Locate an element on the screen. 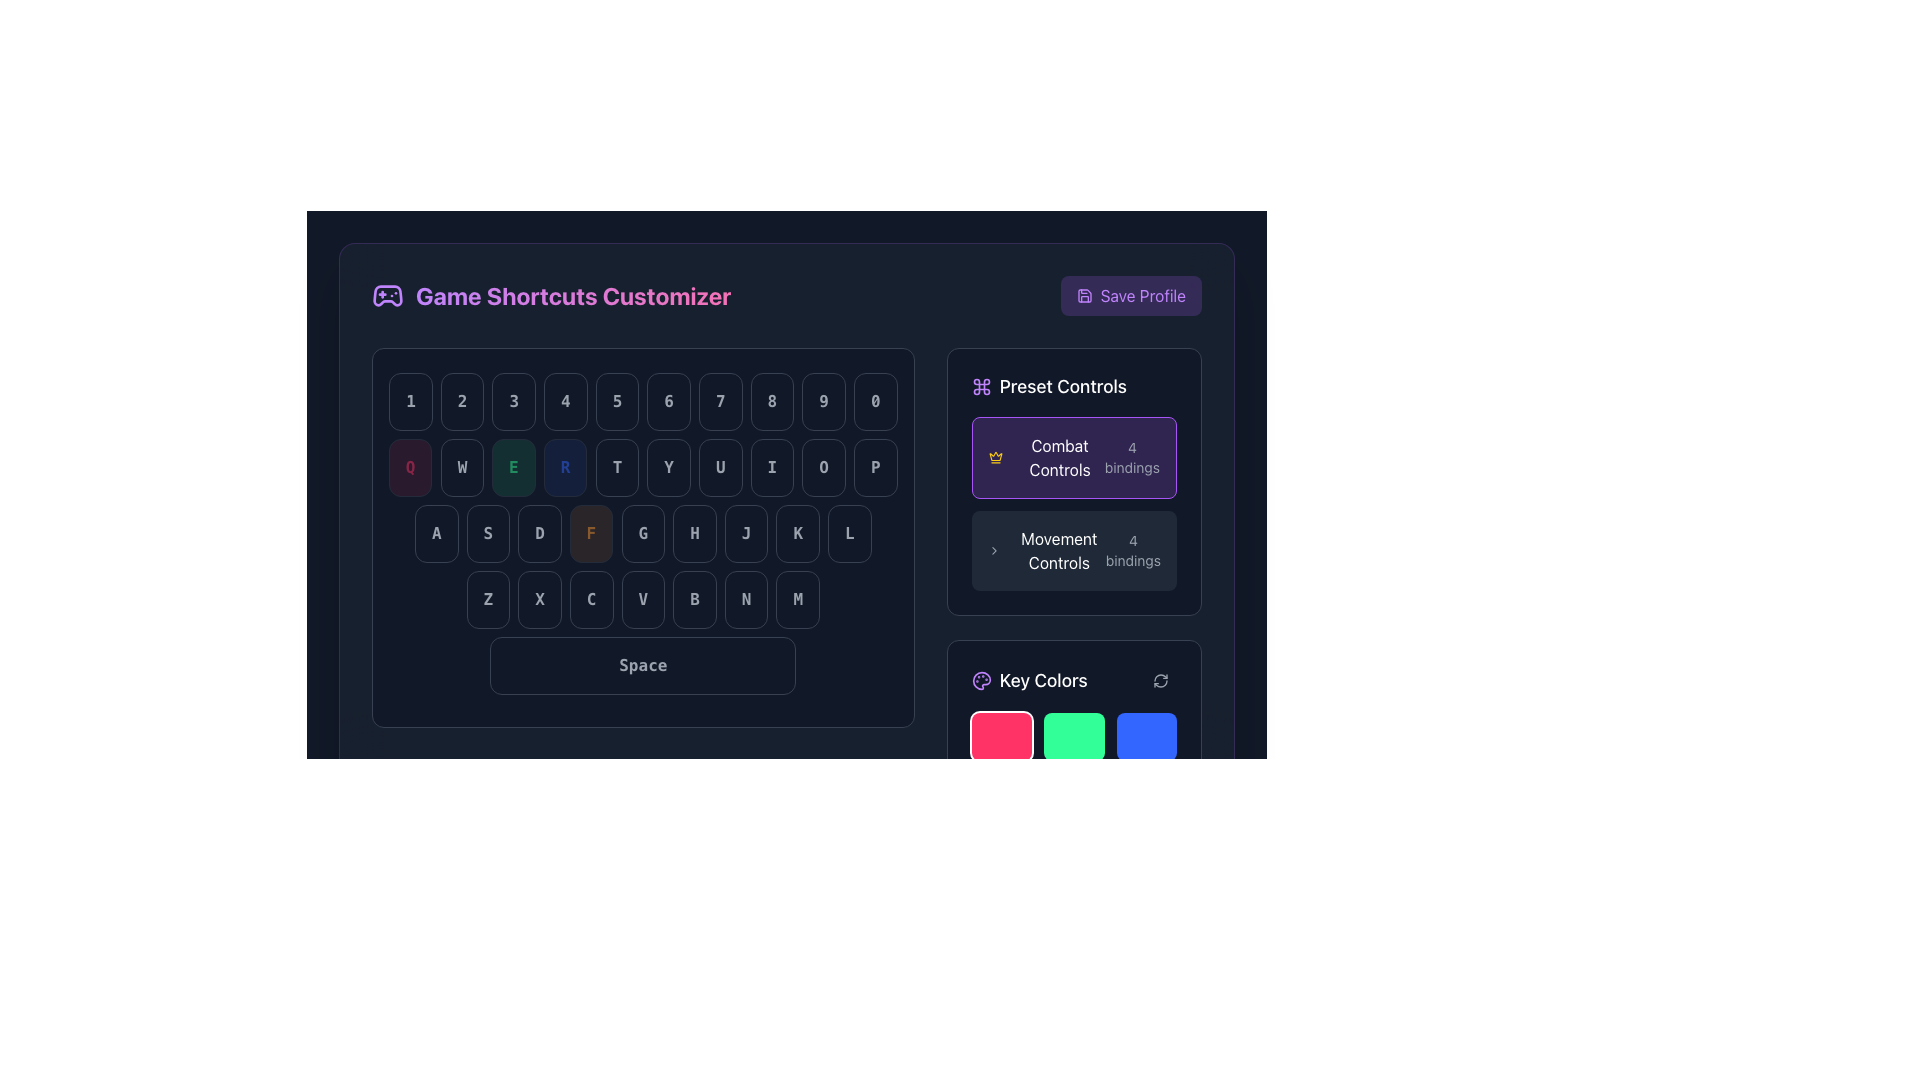  Text Label that serves as a title for the Game Shortcuts Customizer section, located to the right of a gamepad icon is located at coordinates (572, 296).